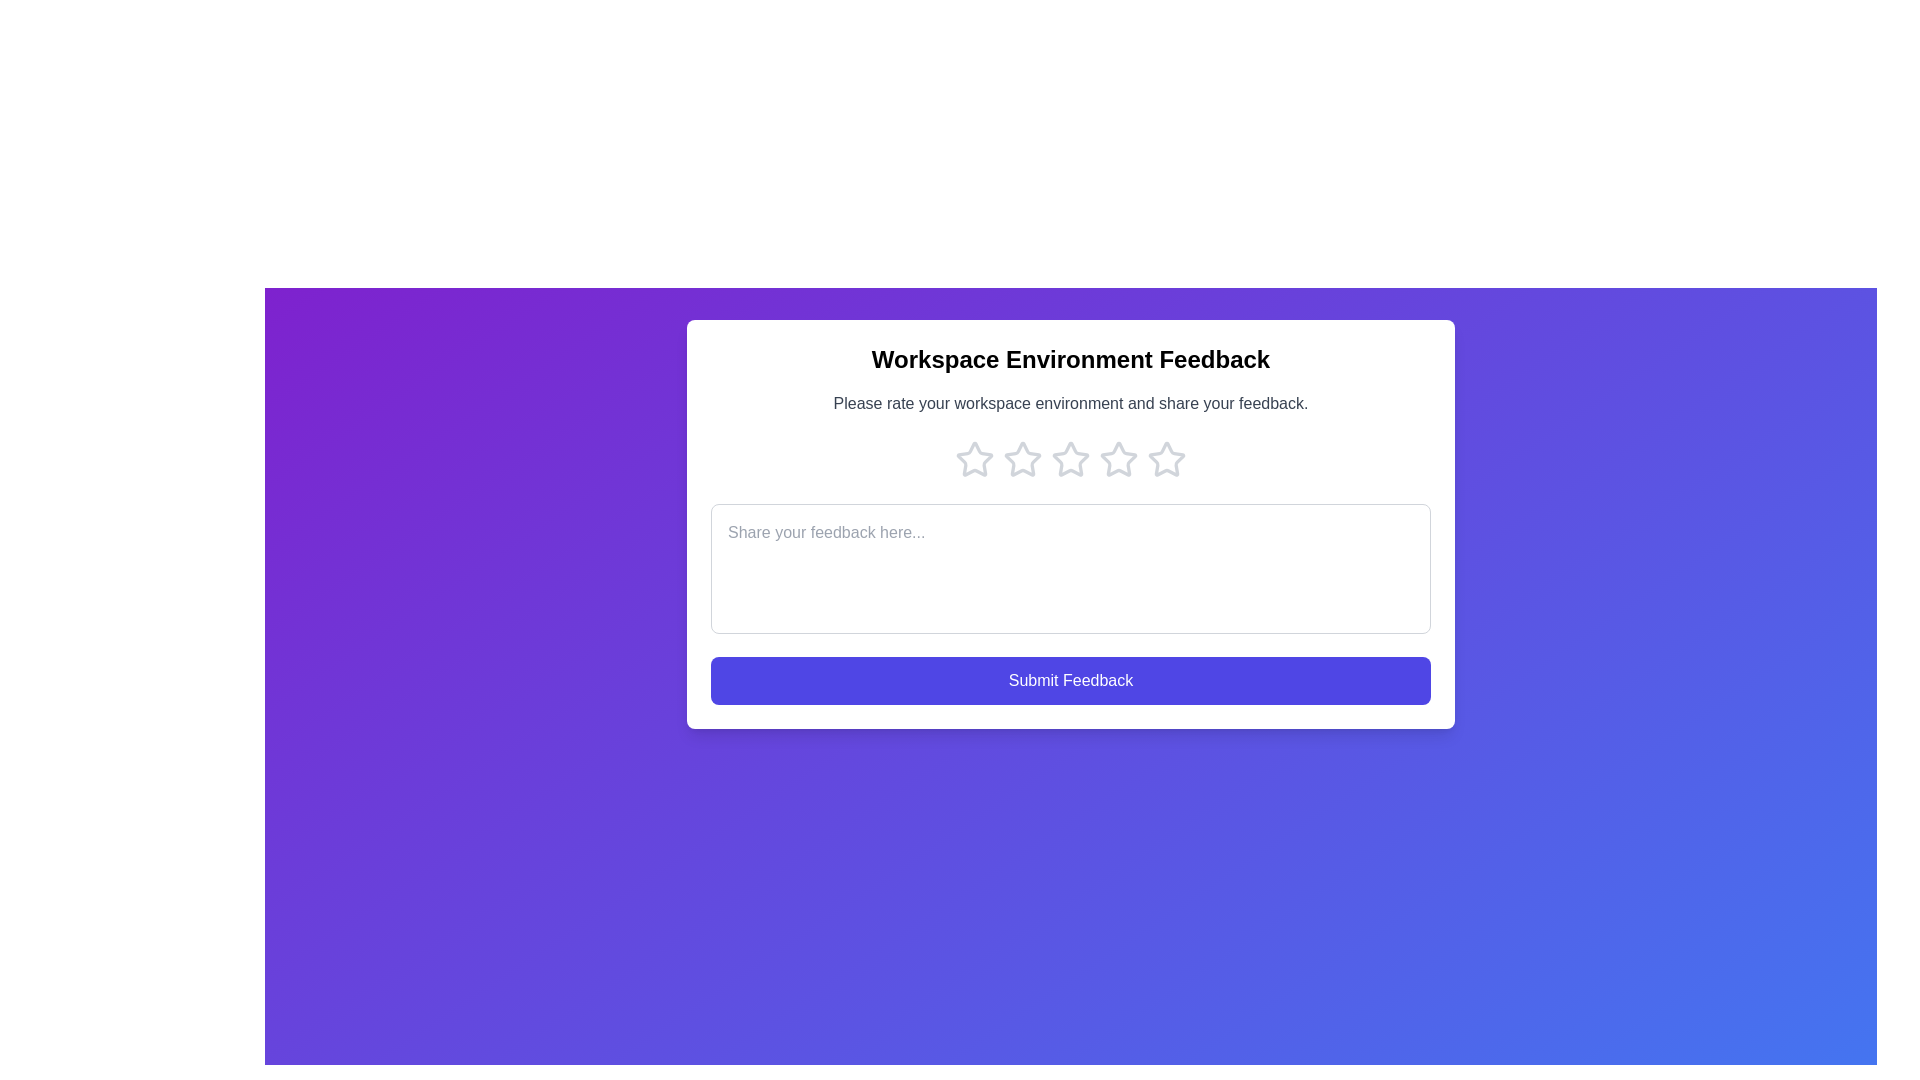  I want to click on the star corresponding to the rating 4, so click(1117, 459).